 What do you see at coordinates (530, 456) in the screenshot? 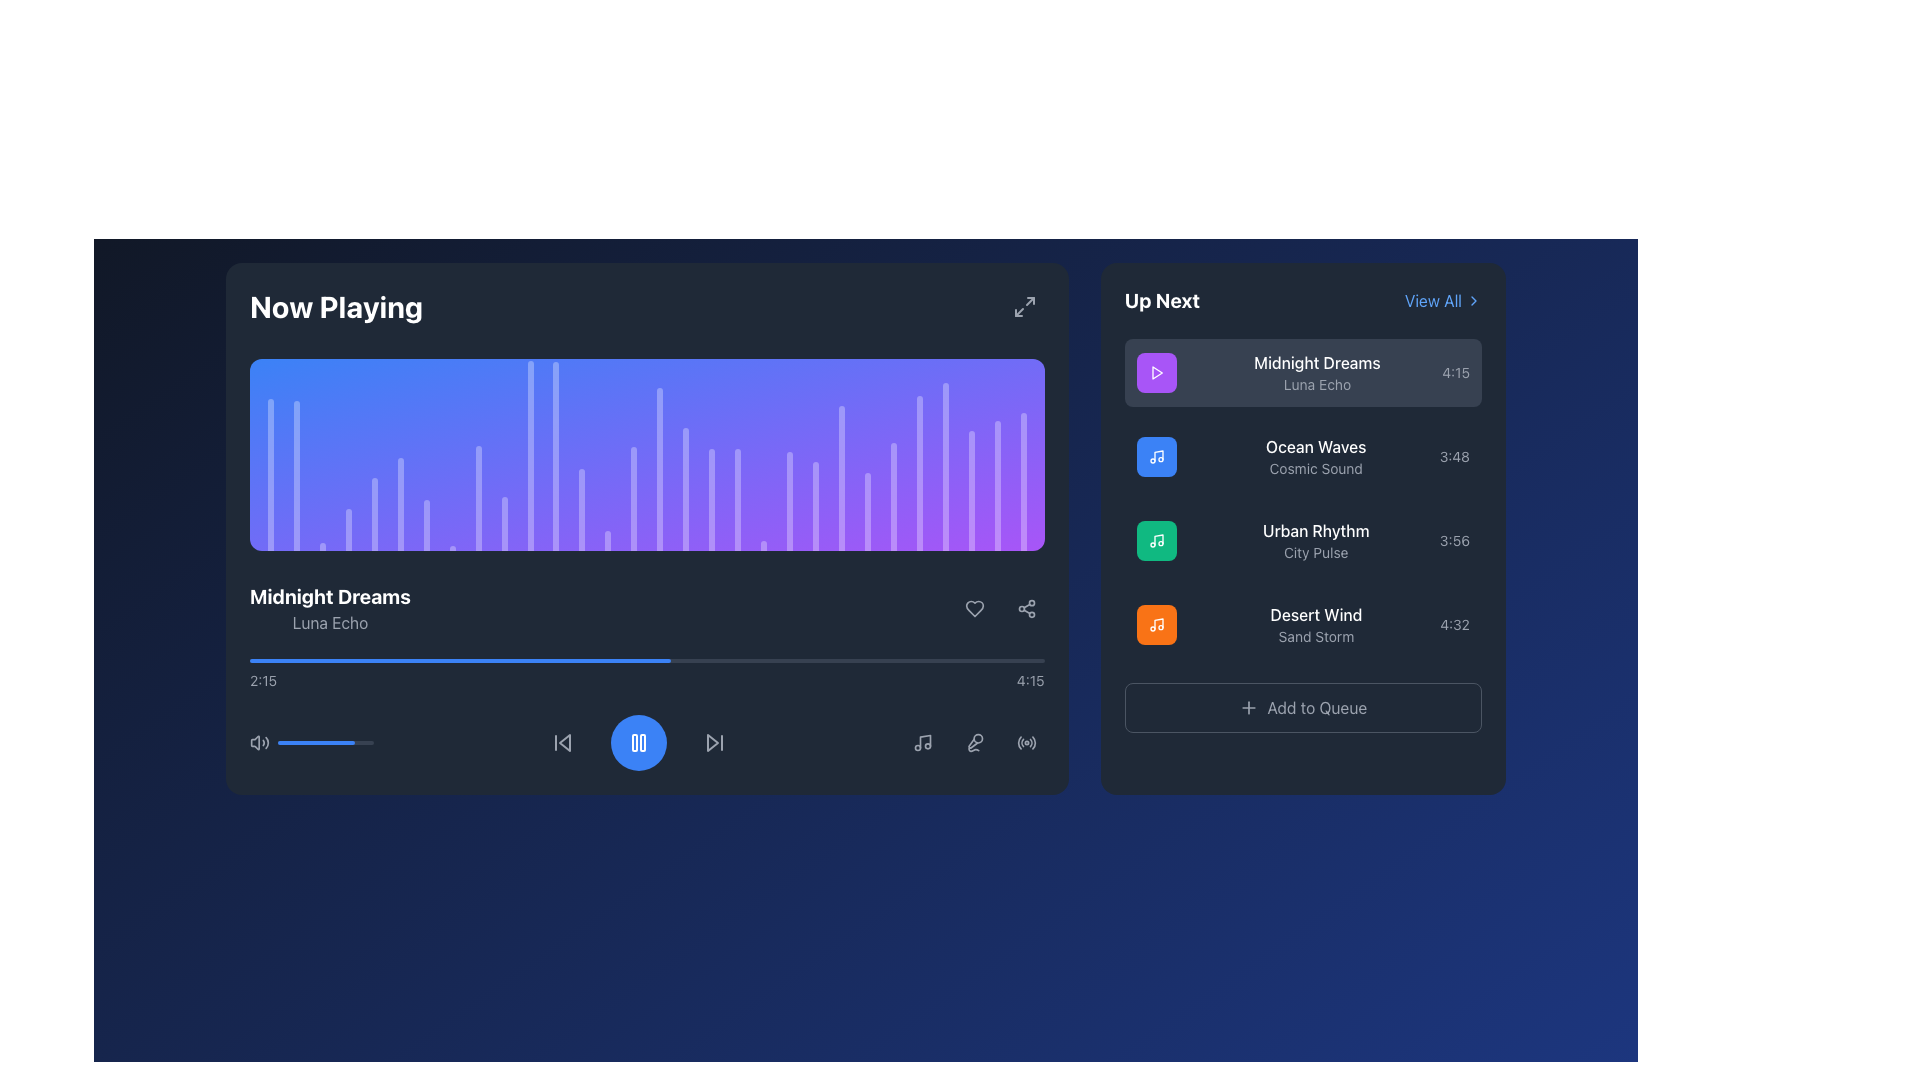
I see `the 11th vertical graphical bar with a rounded top in the music player interface, which has a light-colored gradient against a darker background` at bounding box center [530, 456].